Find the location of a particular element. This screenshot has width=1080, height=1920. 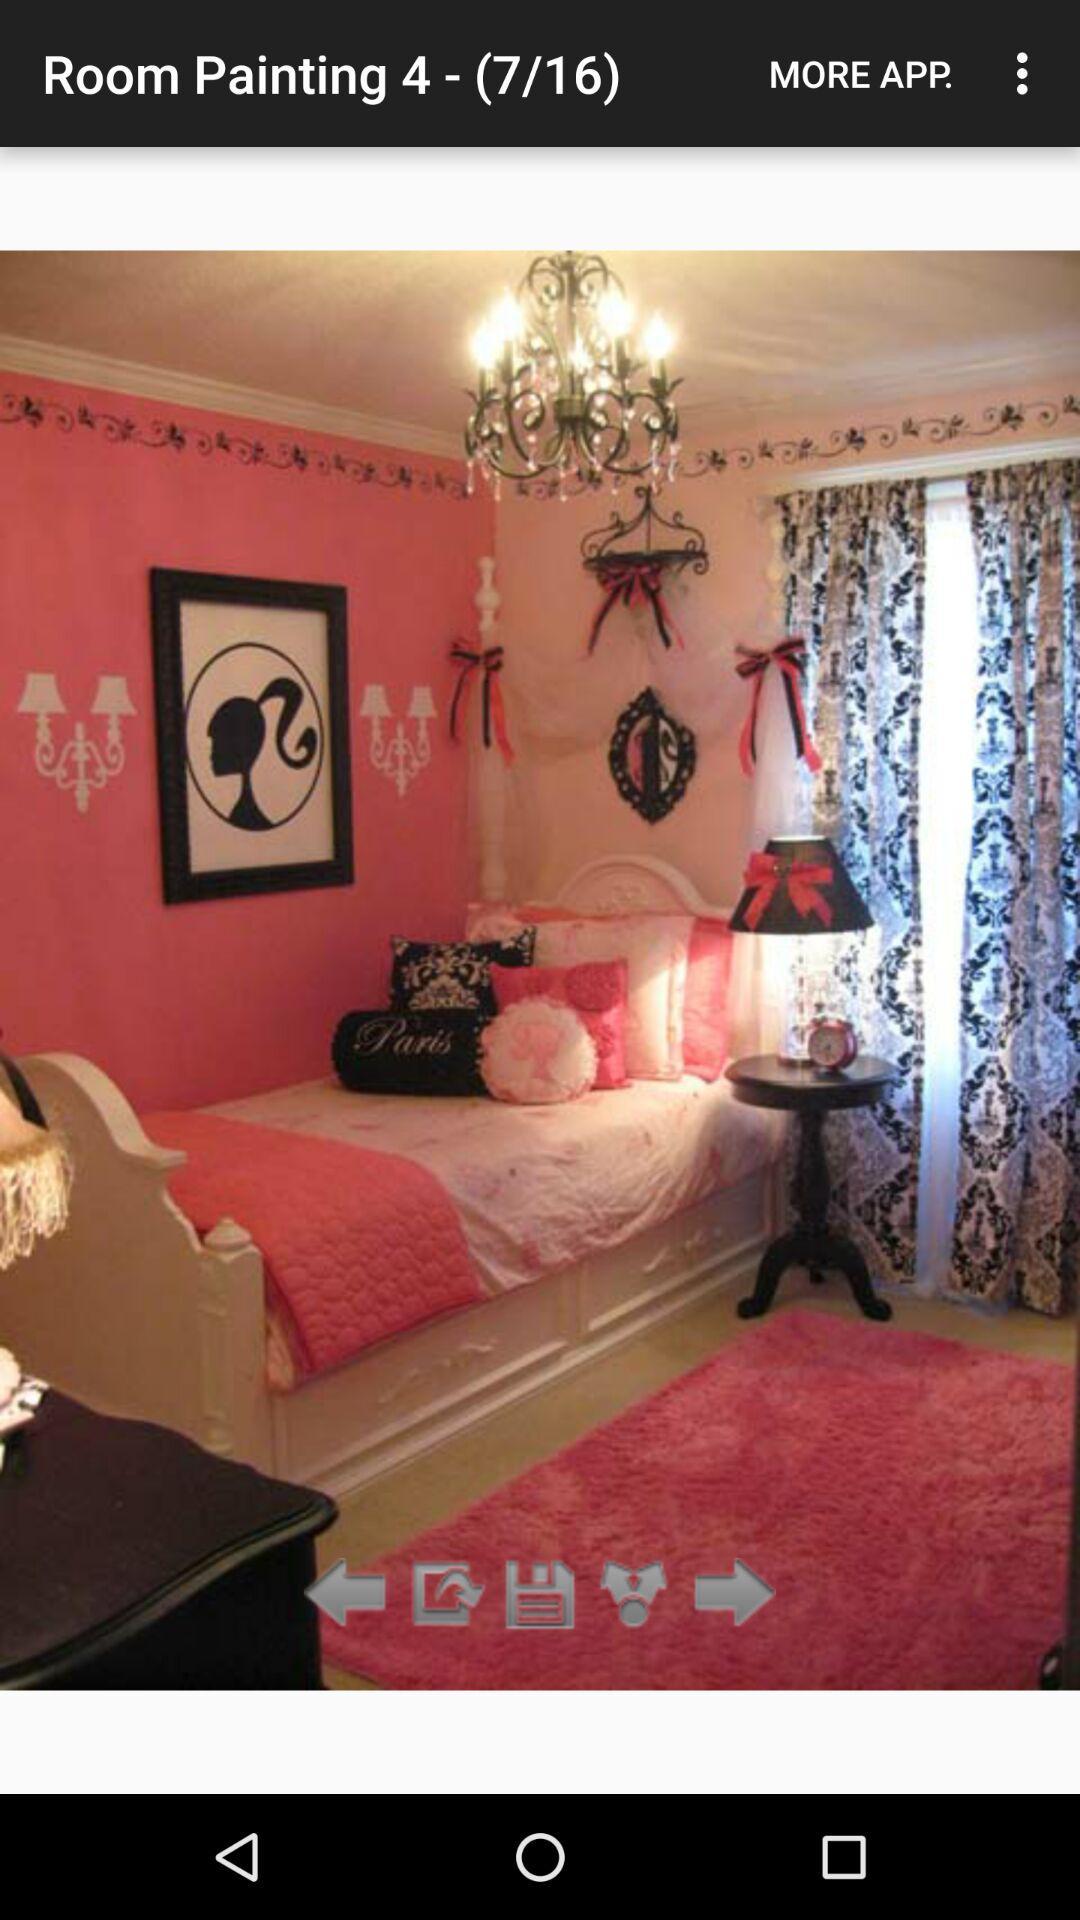

forward is located at coordinates (729, 1593).